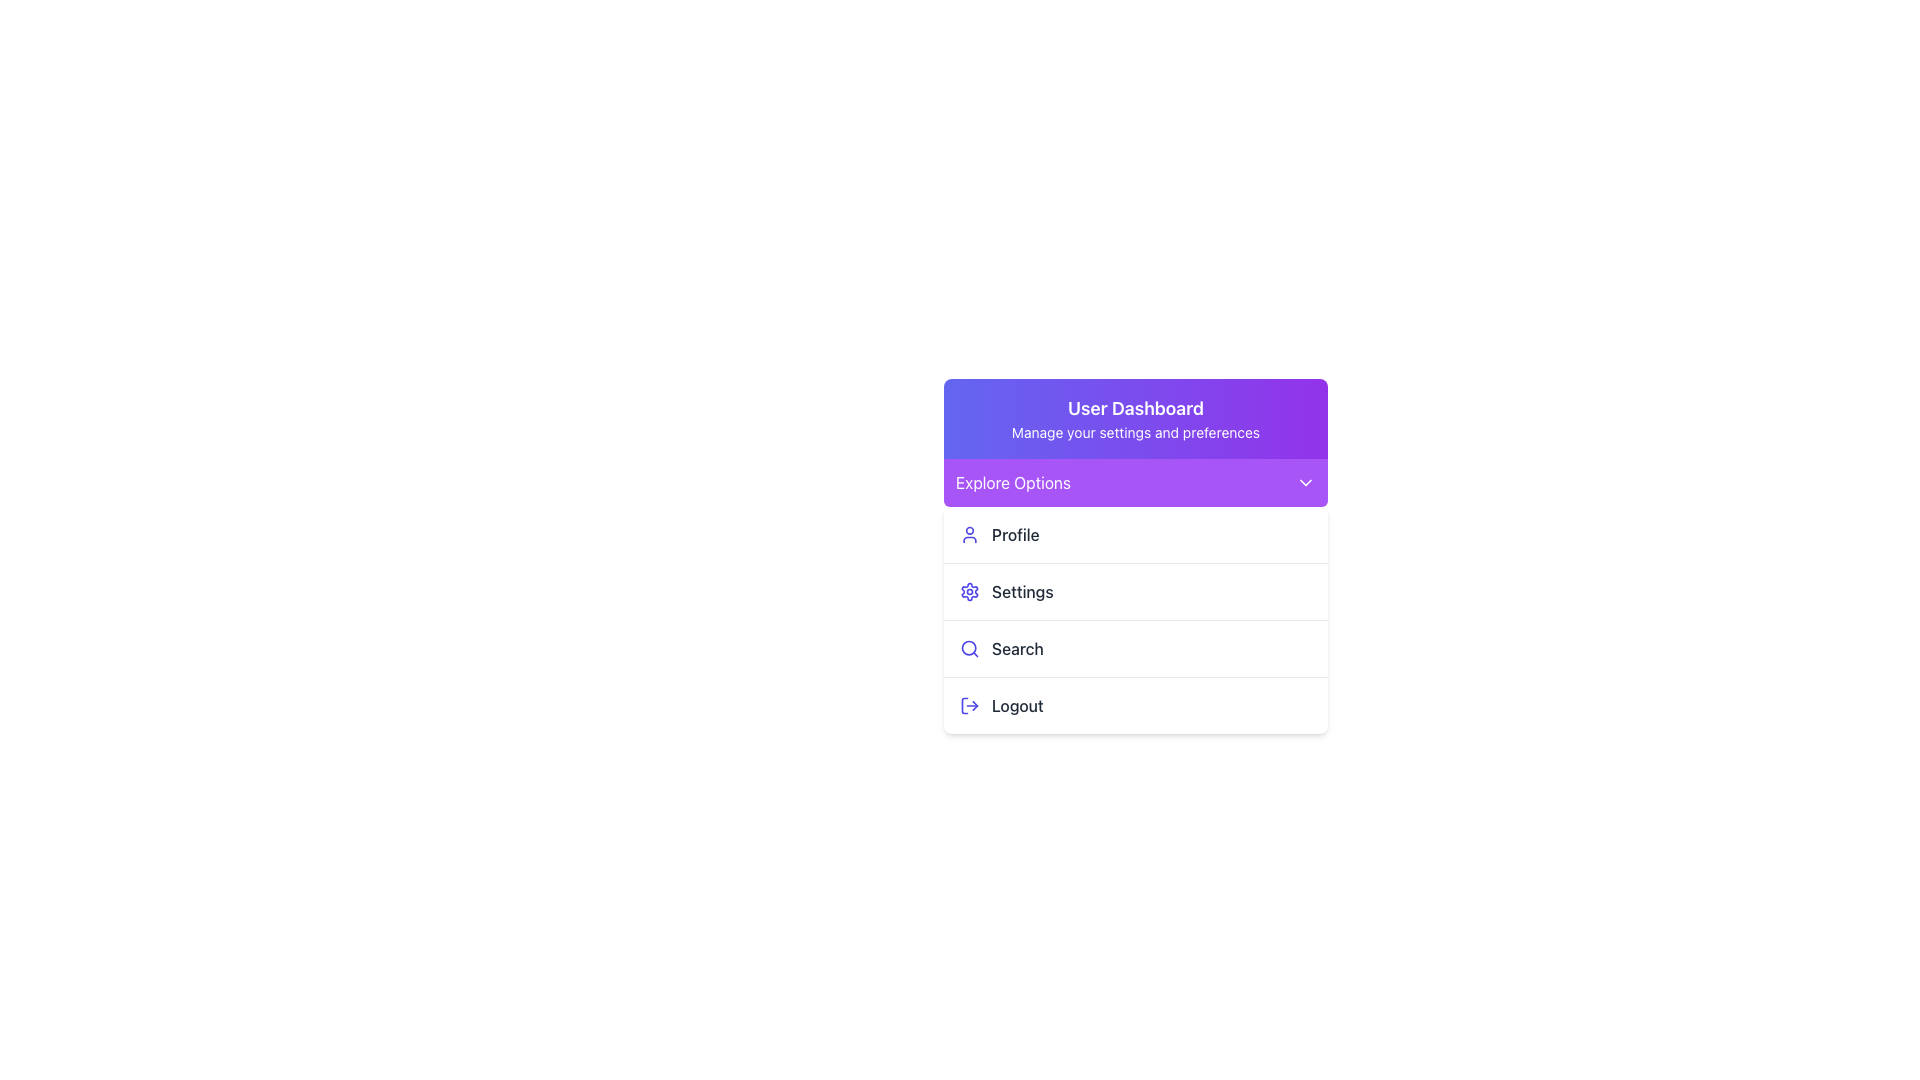 The image size is (1920, 1080). I want to click on the center of the circle that is part of the magnifying glass icon in the 'Search' section of the dropdown list, so click(969, 648).